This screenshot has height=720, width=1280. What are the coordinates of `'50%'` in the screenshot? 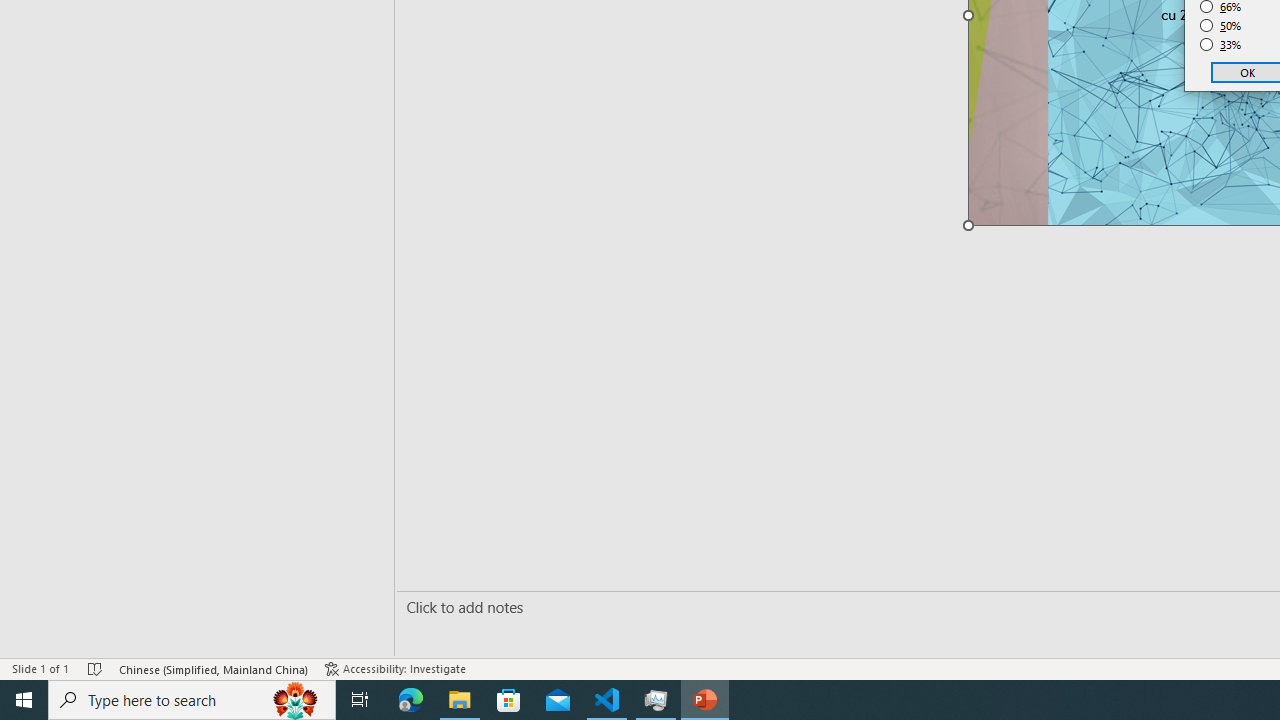 It's located at (1220, 25).